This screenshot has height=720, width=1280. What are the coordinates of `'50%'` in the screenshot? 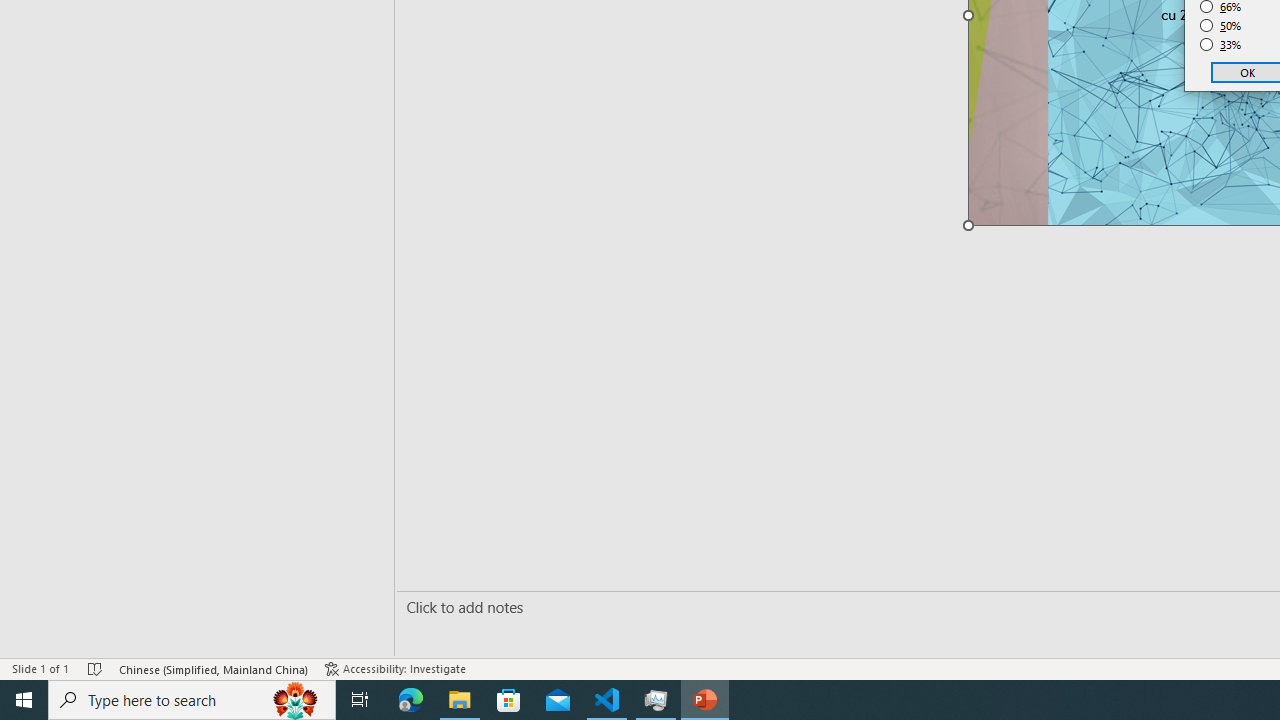 It's located at (1220, 25).